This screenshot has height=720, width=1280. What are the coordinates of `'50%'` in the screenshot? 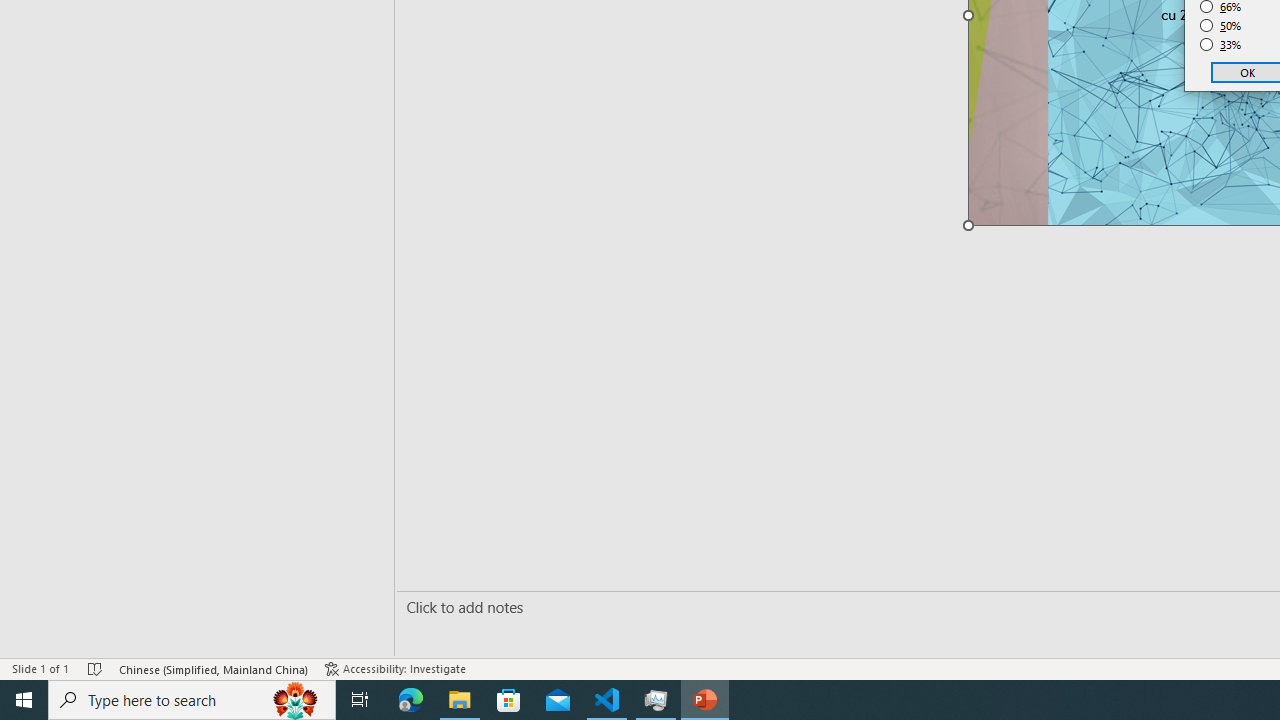 It's located at (1220, 25).